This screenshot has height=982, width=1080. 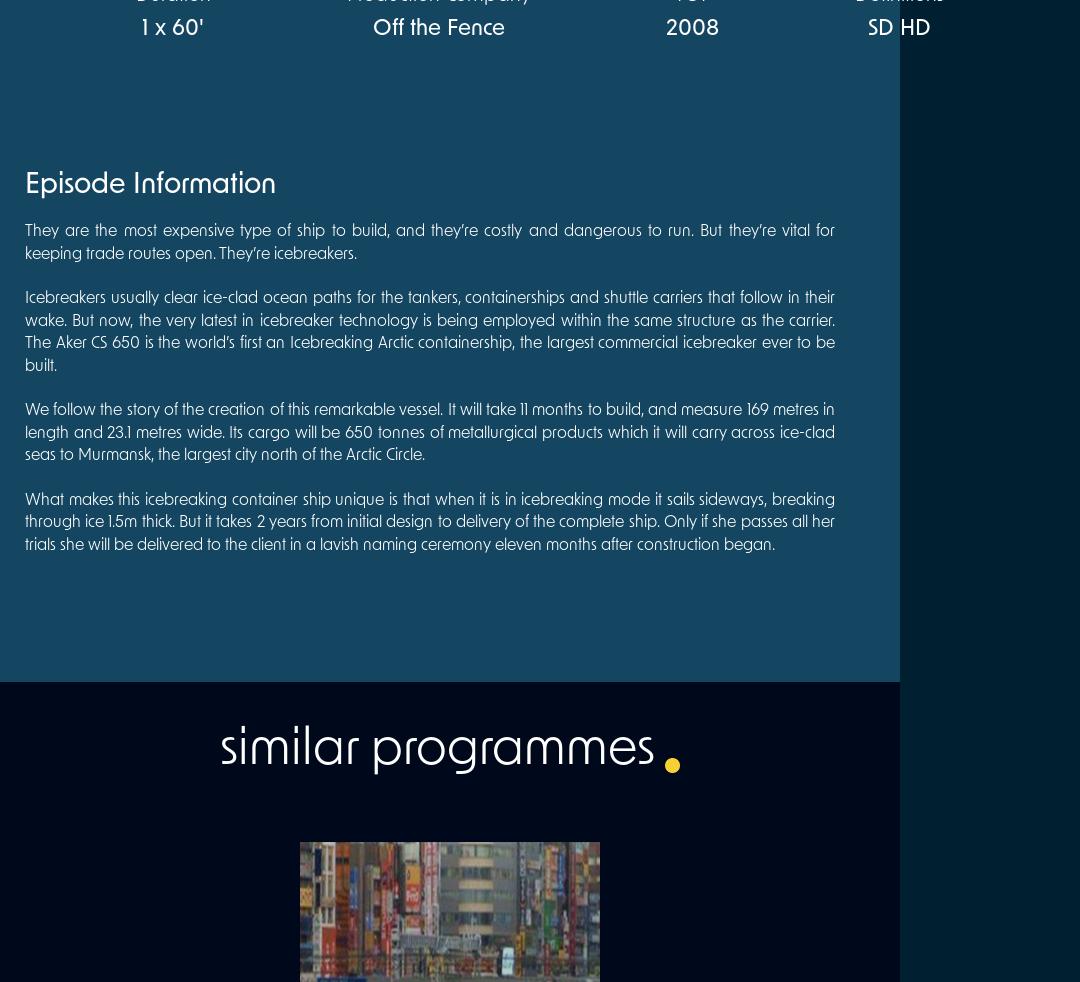 What do you see at coordinates (24, 184) in the screenshot?
I see `'Episode Information'` at bounding box center [24, 184].